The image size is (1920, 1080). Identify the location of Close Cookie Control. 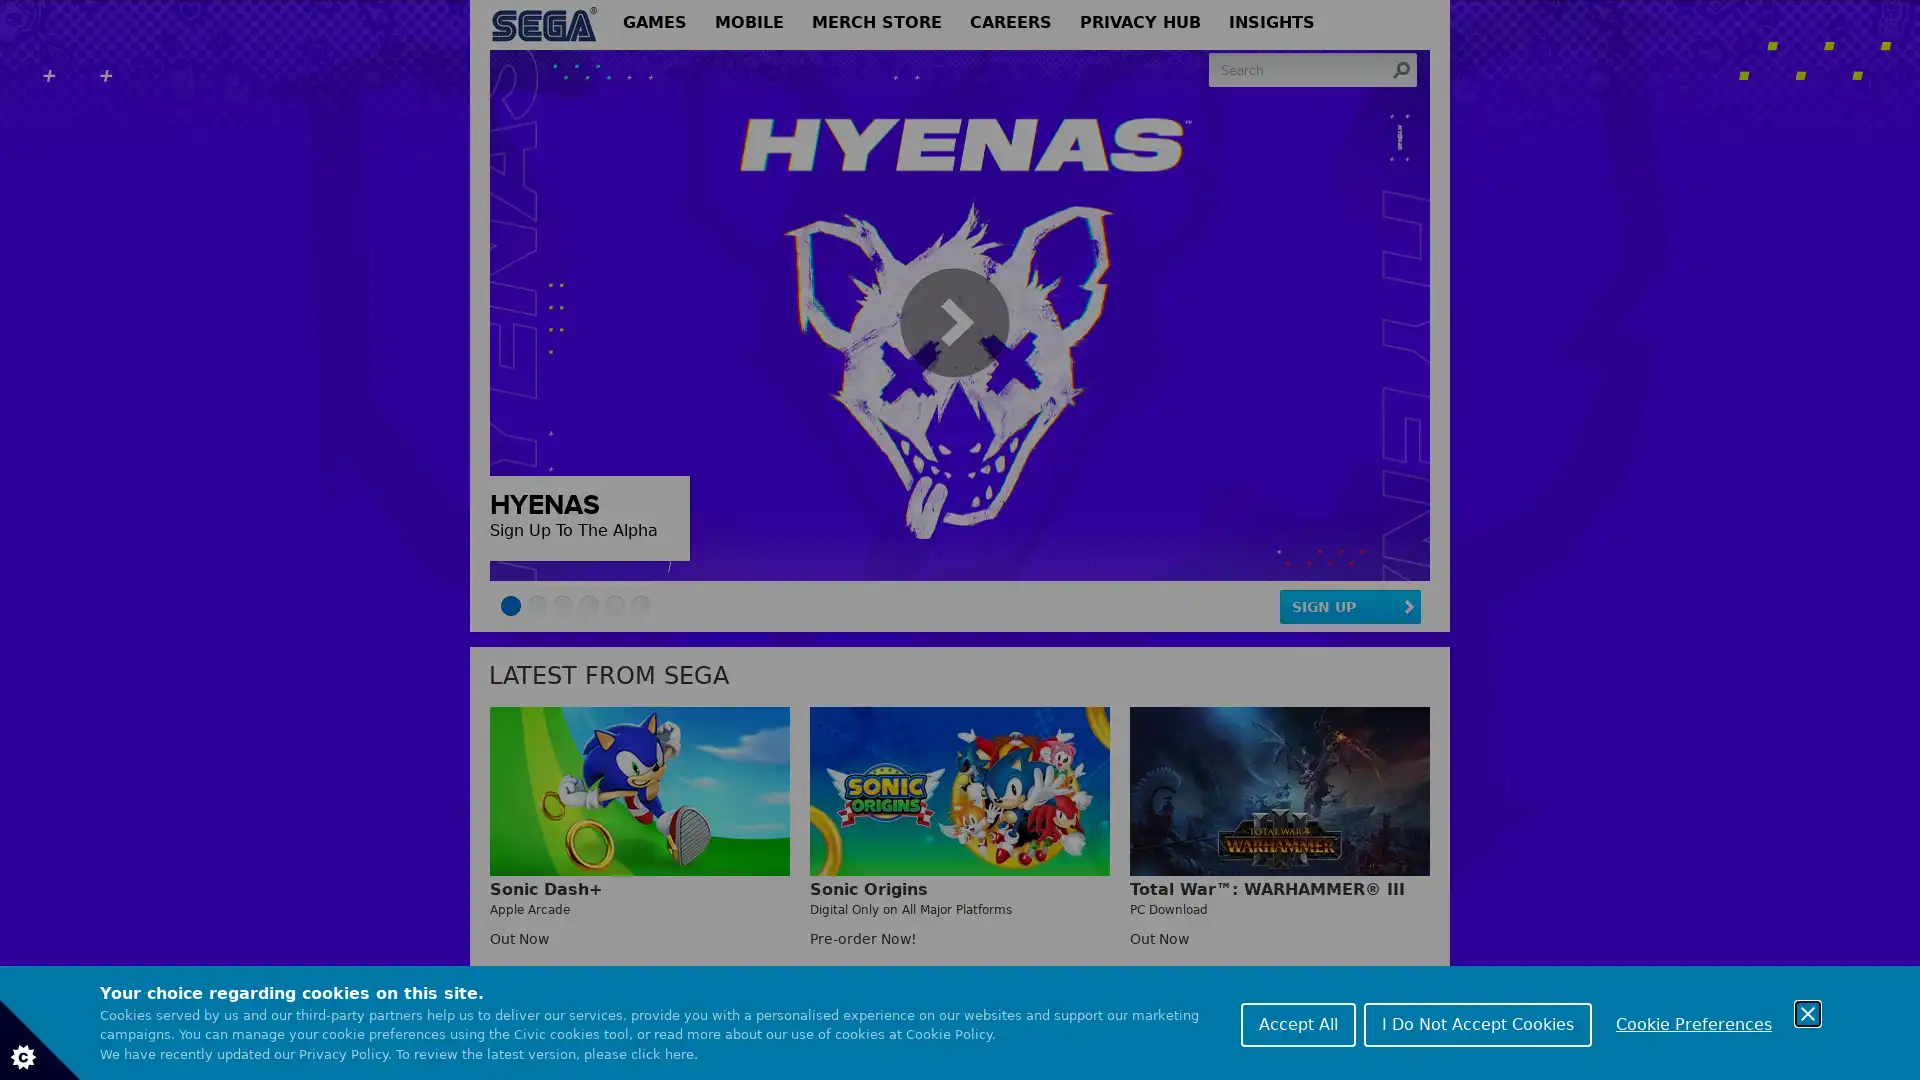
(1808, 1013).